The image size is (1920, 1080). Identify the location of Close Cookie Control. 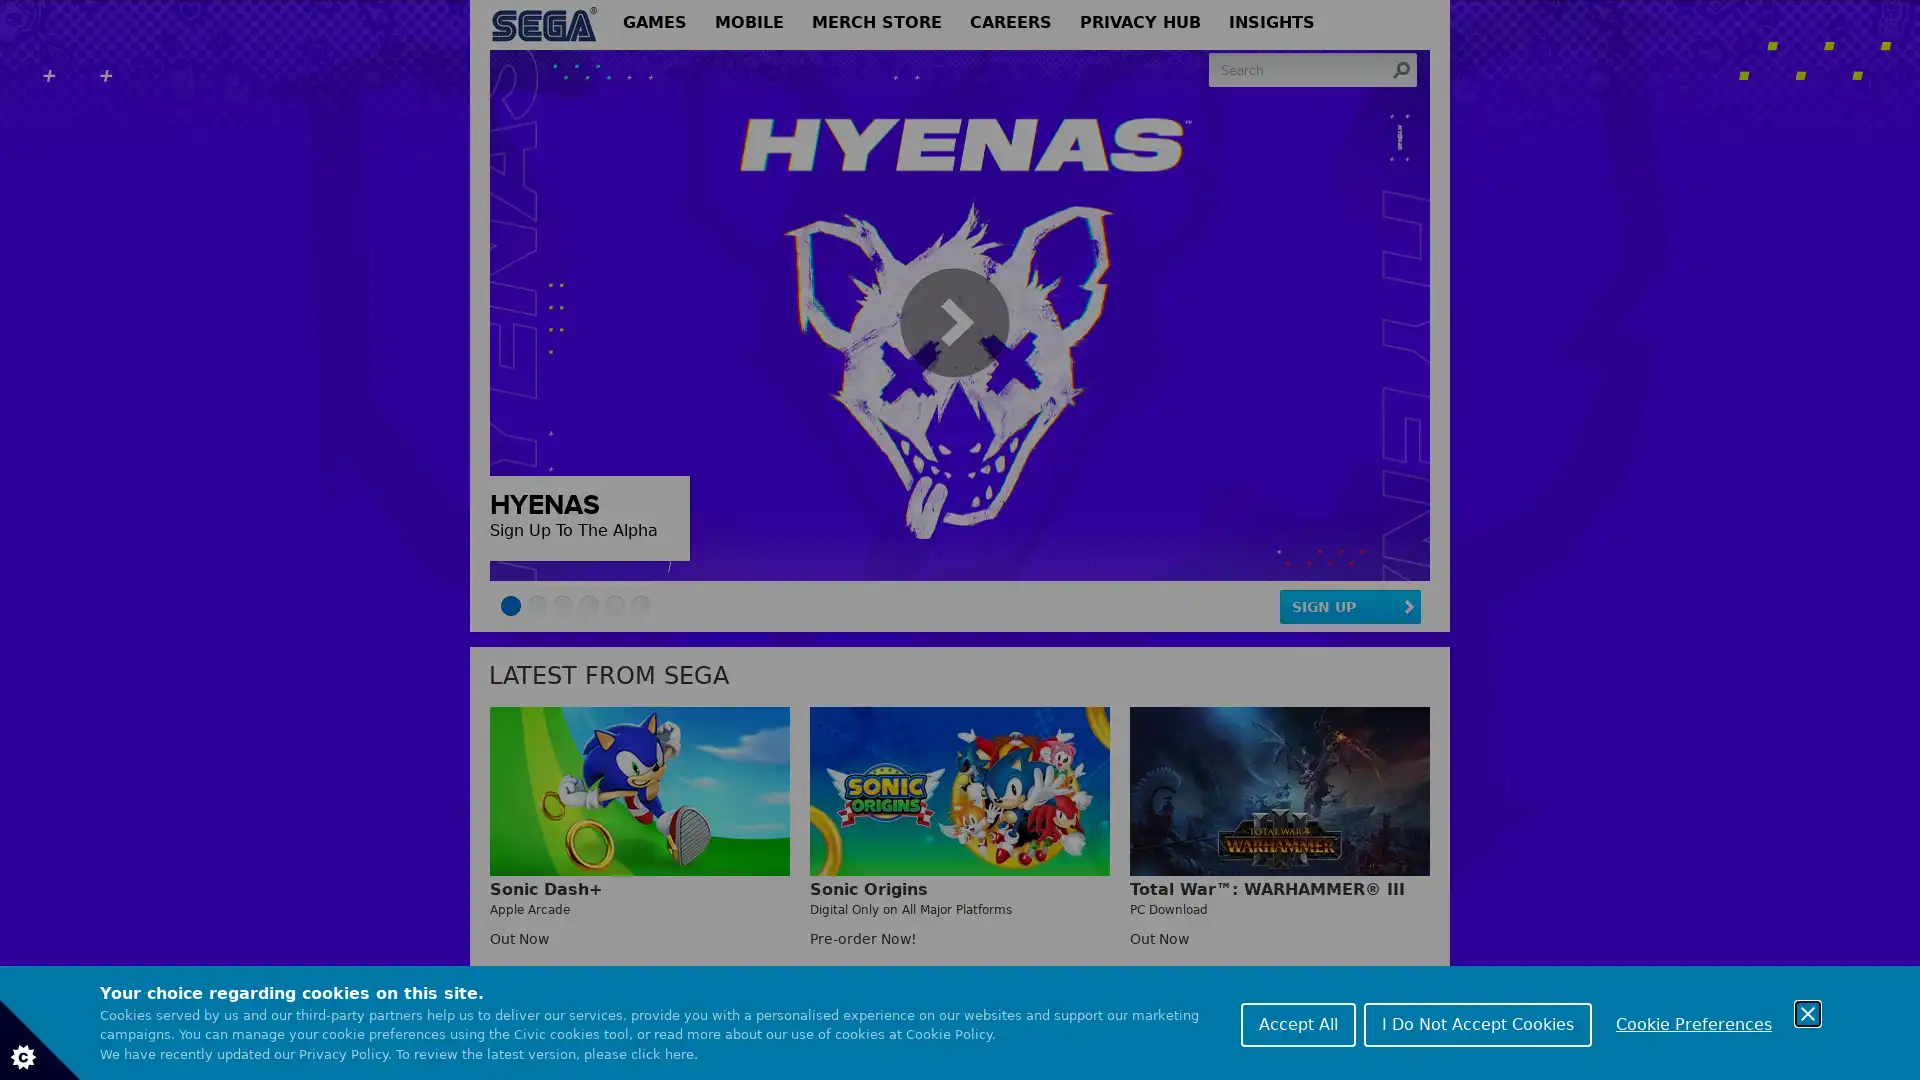
(1808, 1013).